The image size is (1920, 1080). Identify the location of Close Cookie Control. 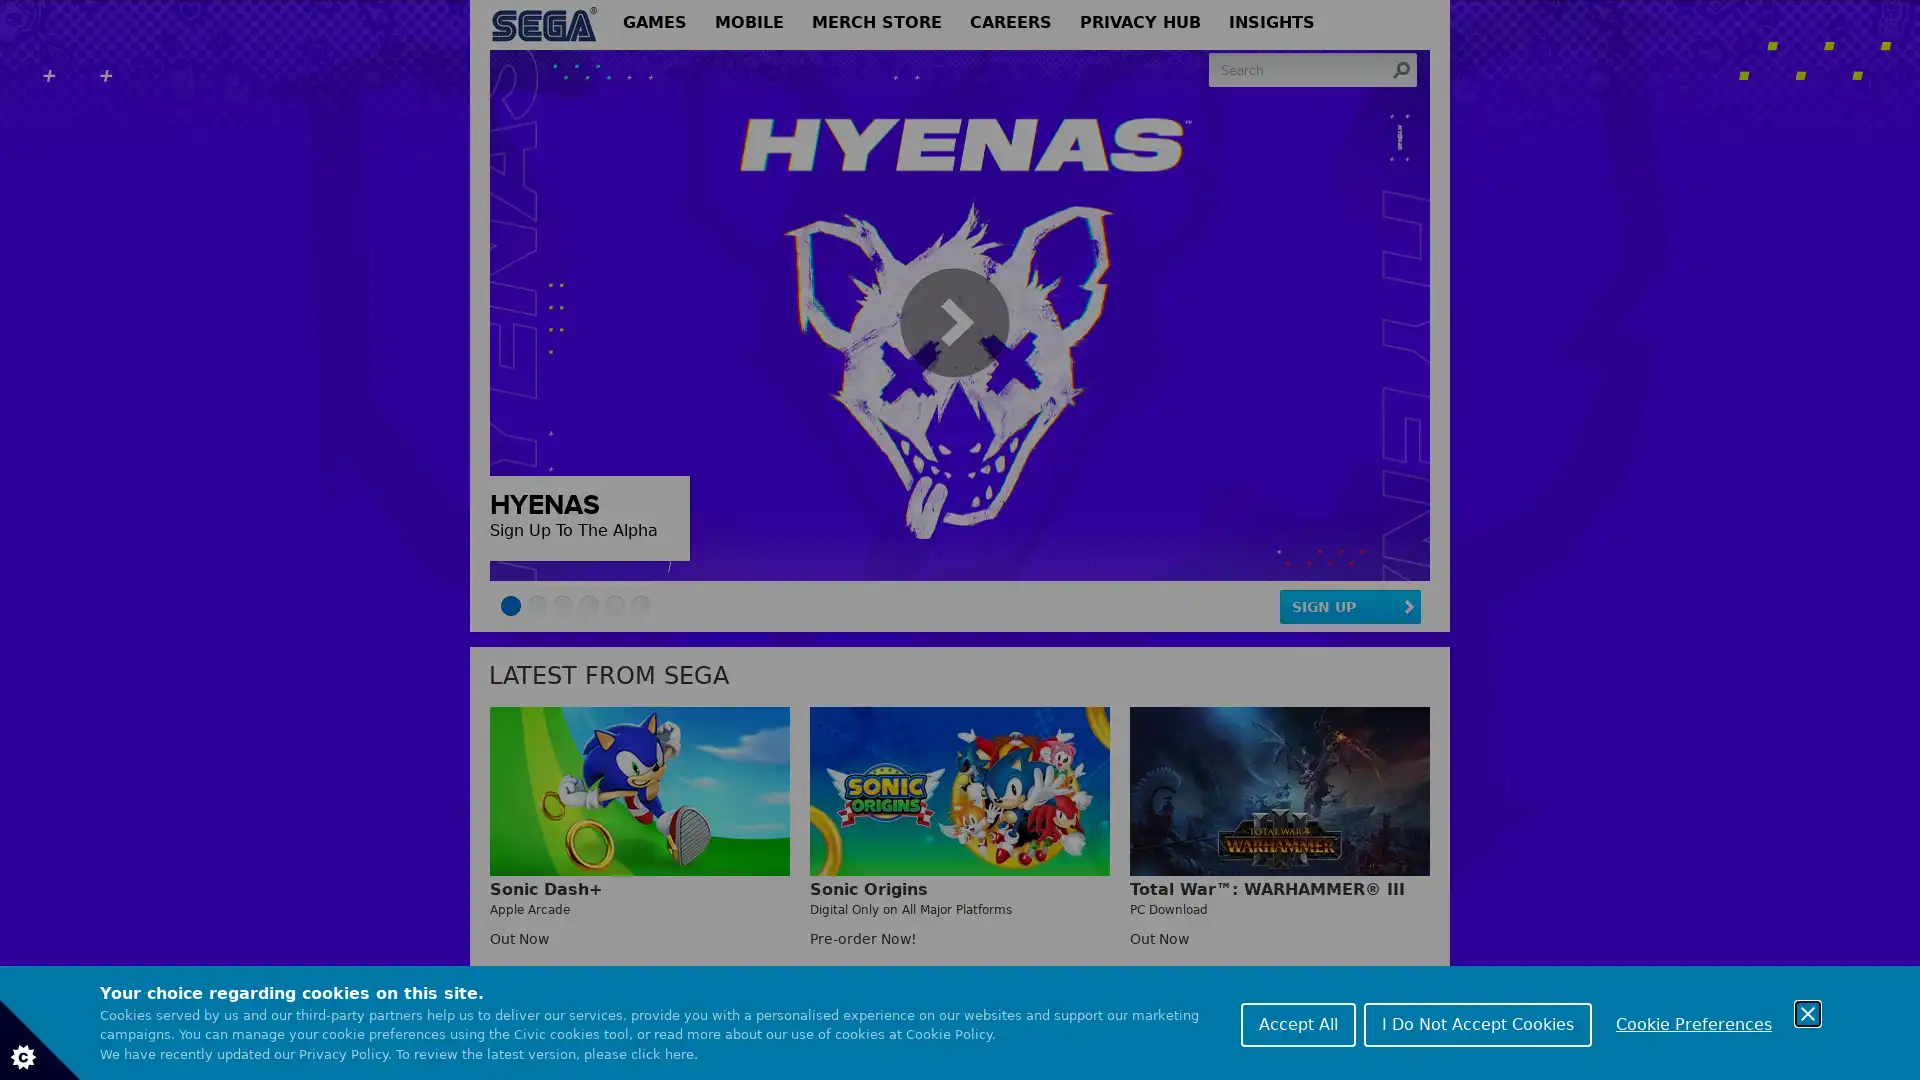
(1808, 1013).